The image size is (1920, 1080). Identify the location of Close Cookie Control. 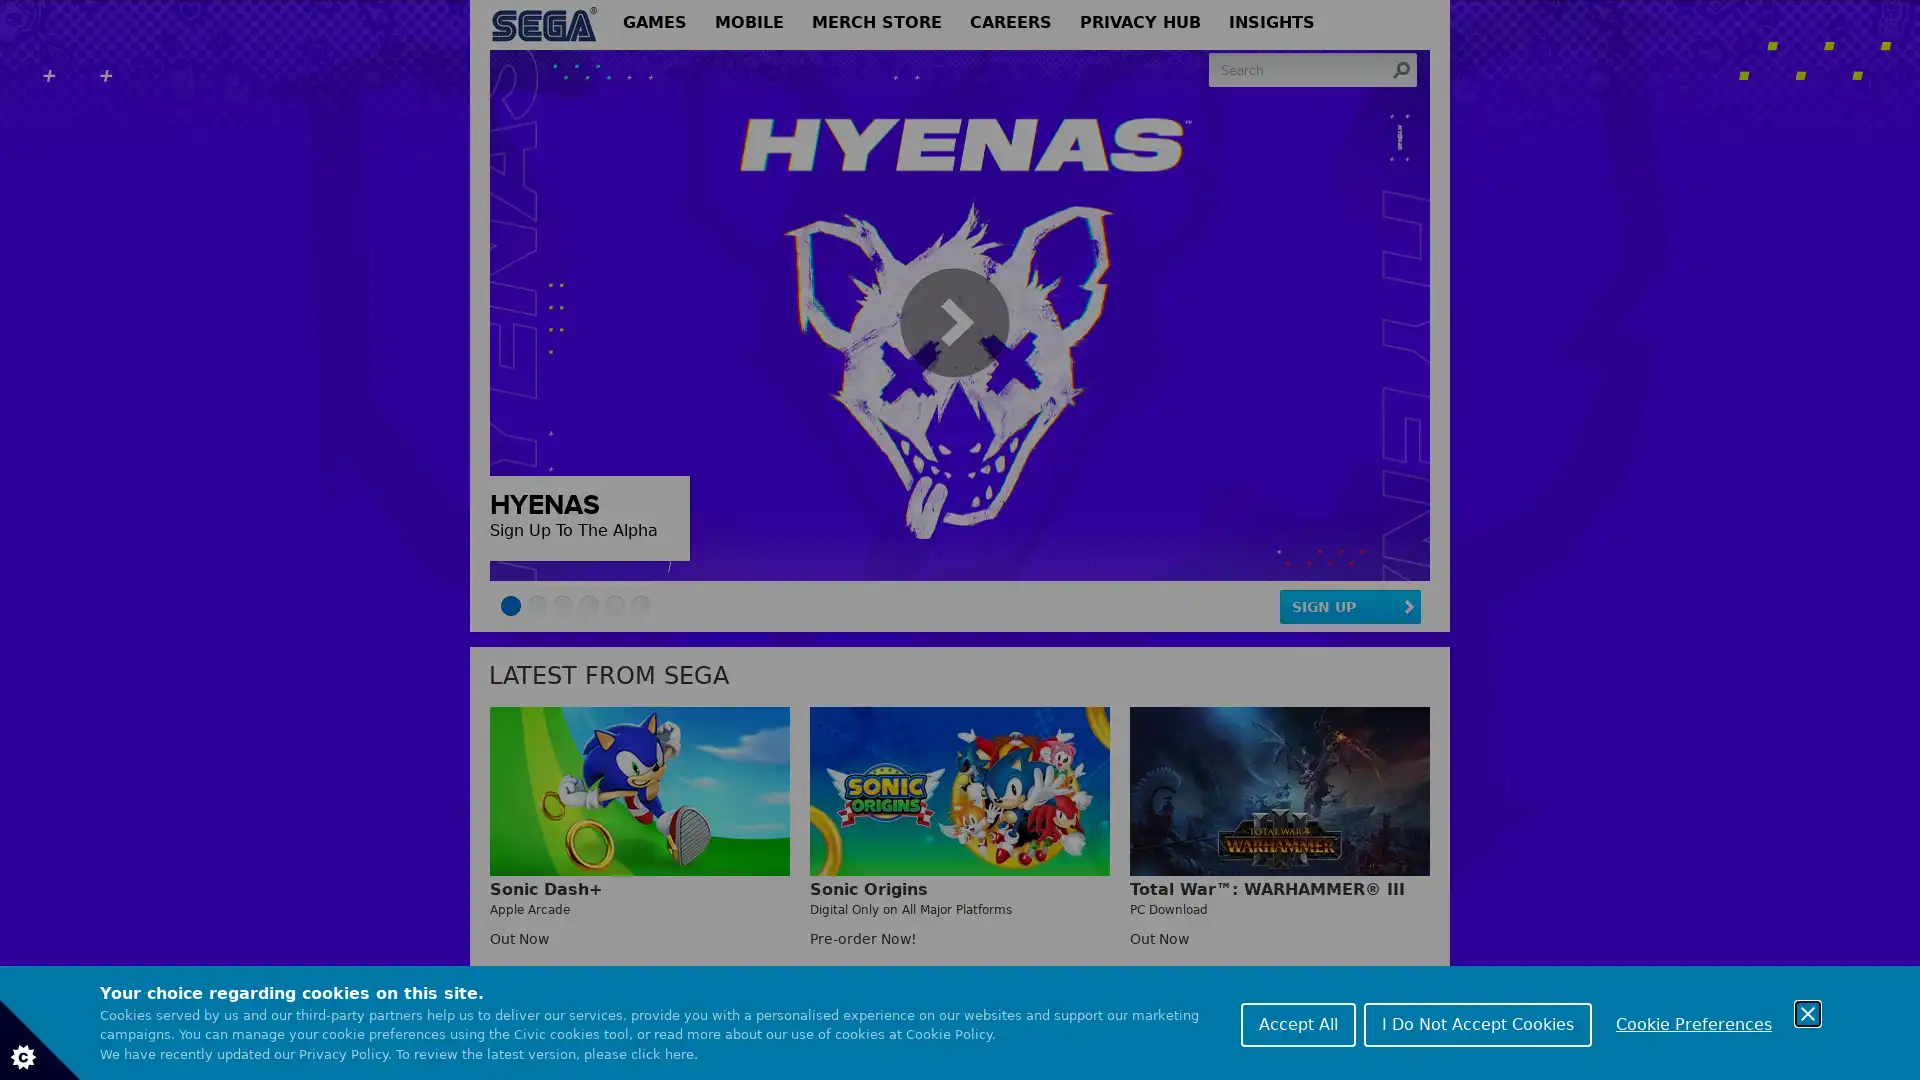
(1808, 1013).